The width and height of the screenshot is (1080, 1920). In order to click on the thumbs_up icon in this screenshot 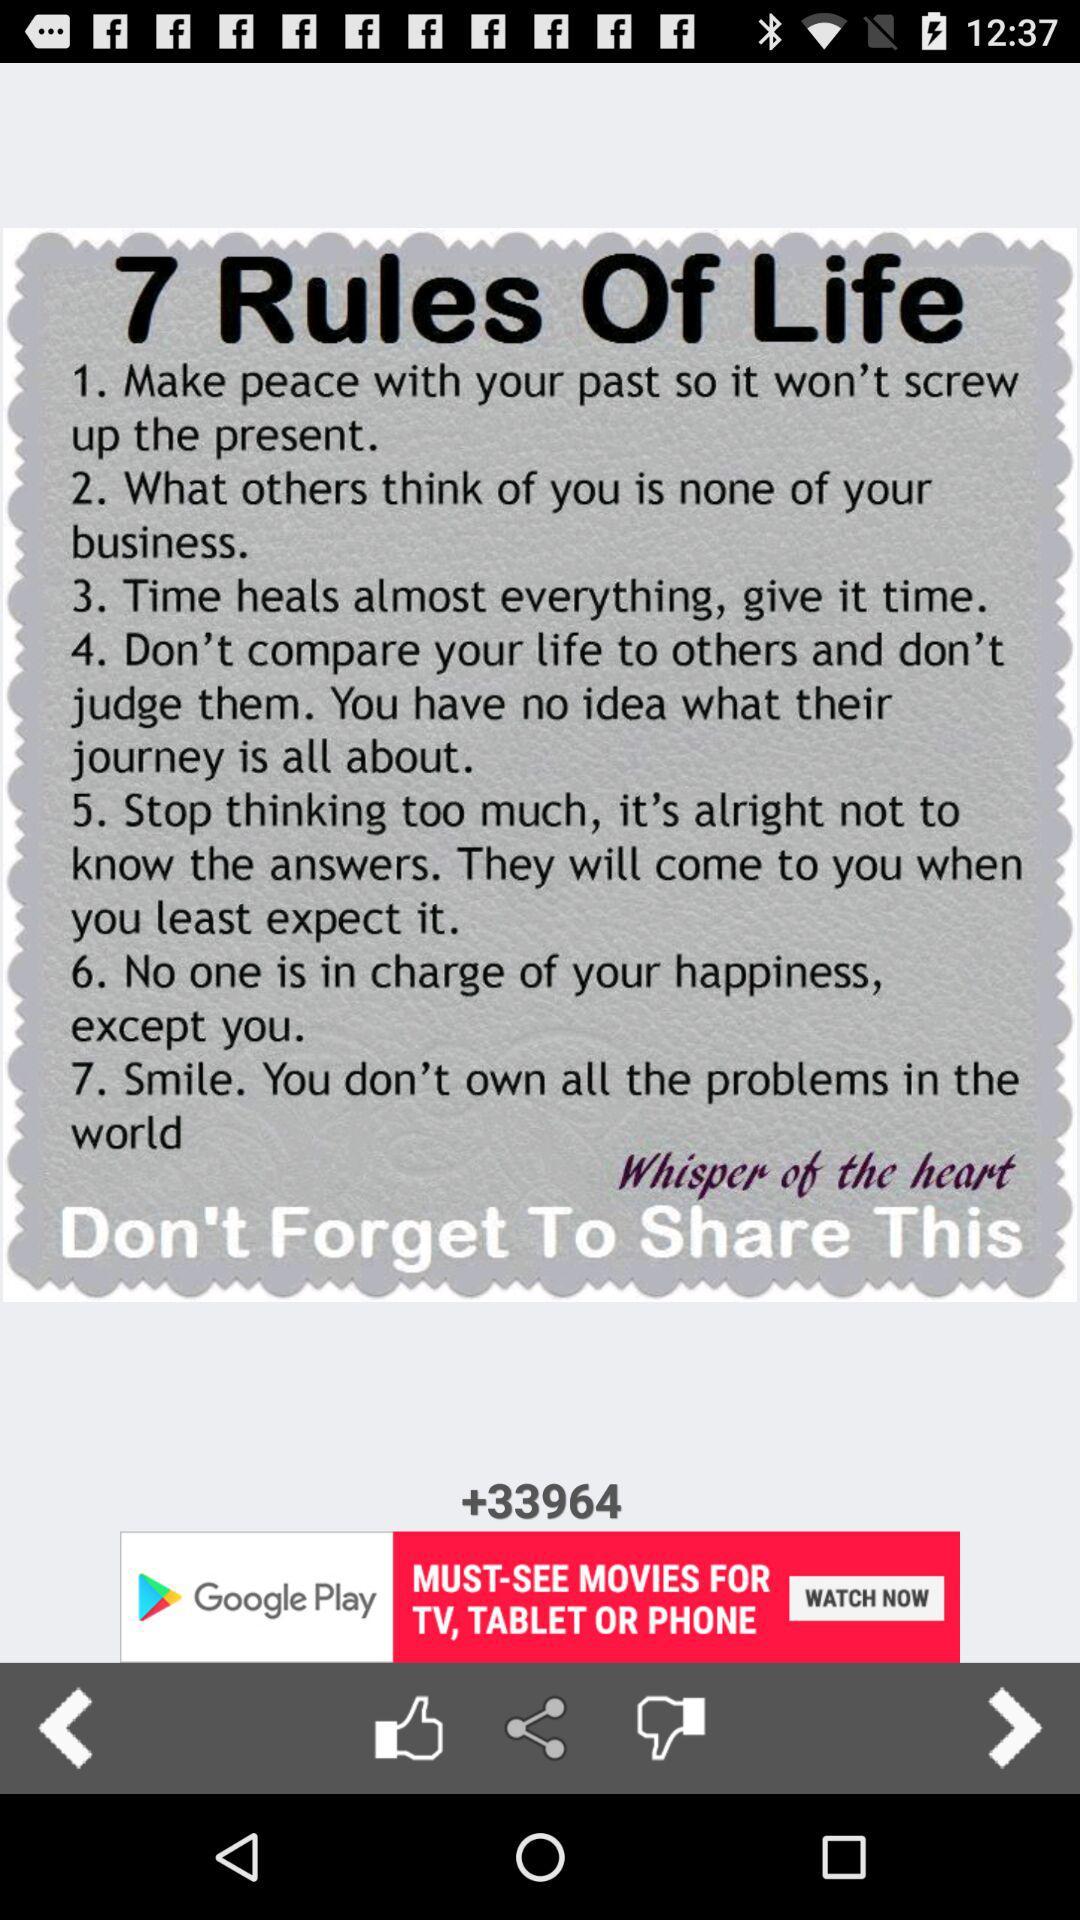, I will do `click(407, 1848)`.